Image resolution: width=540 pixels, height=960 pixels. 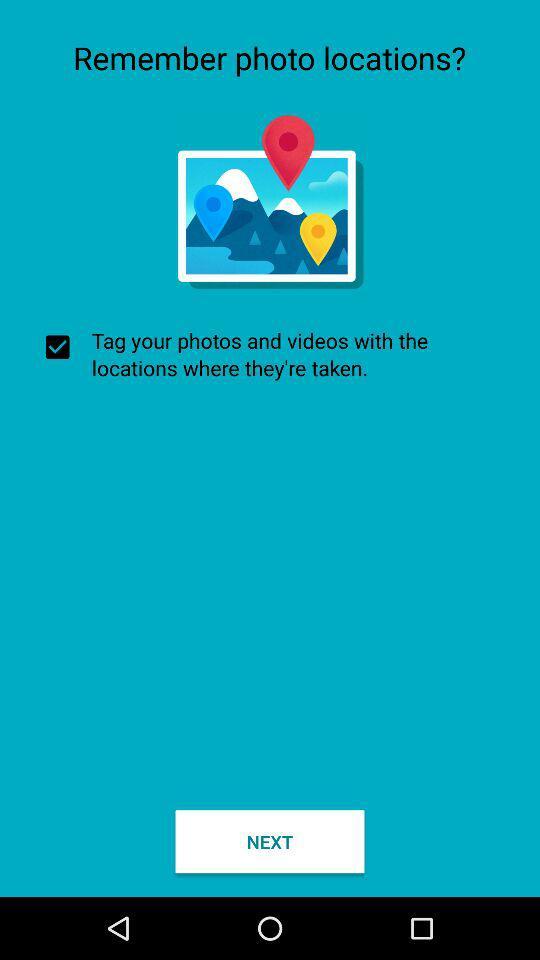 What do you see at coordinates (270, 840) in the screenshot?
I see `next` at bounding box center [270, 840].